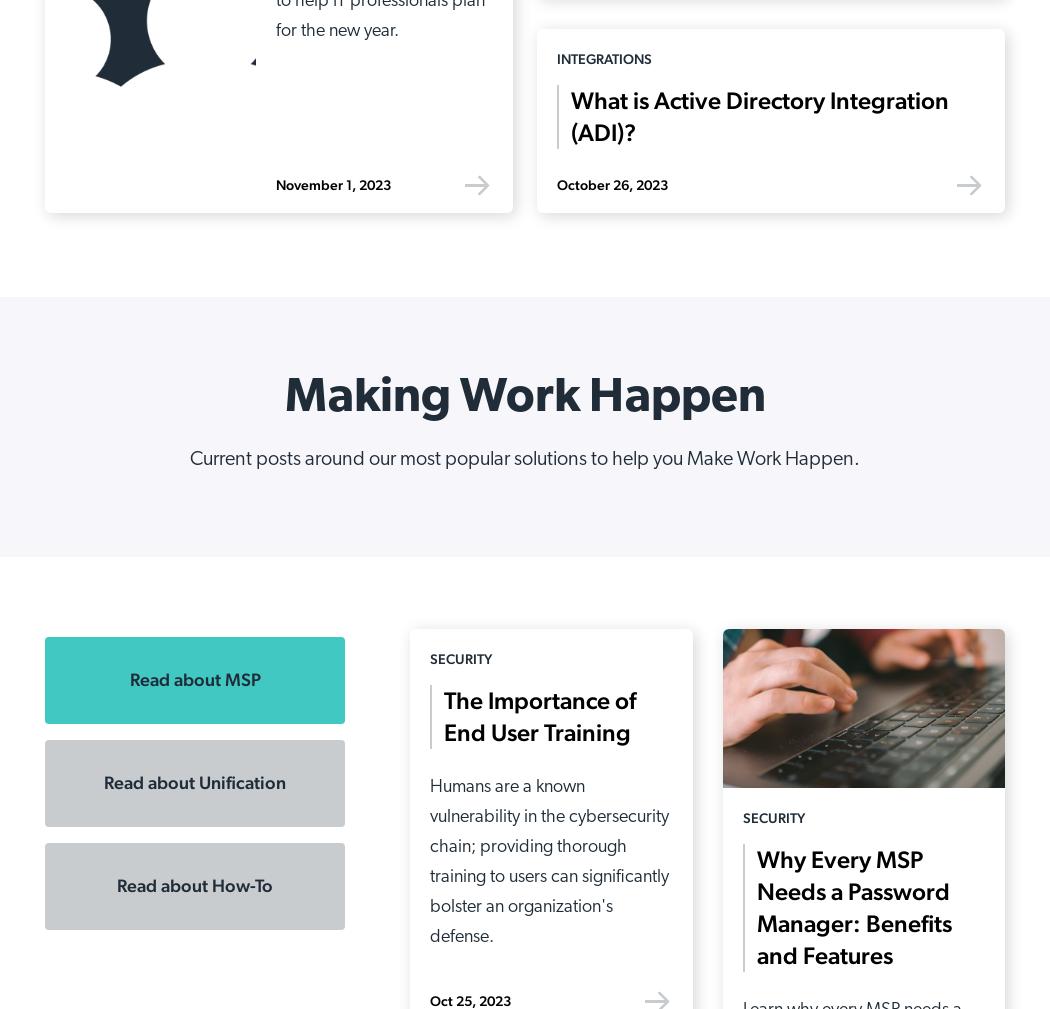  I want to click on 'Support', so click(865, 511).